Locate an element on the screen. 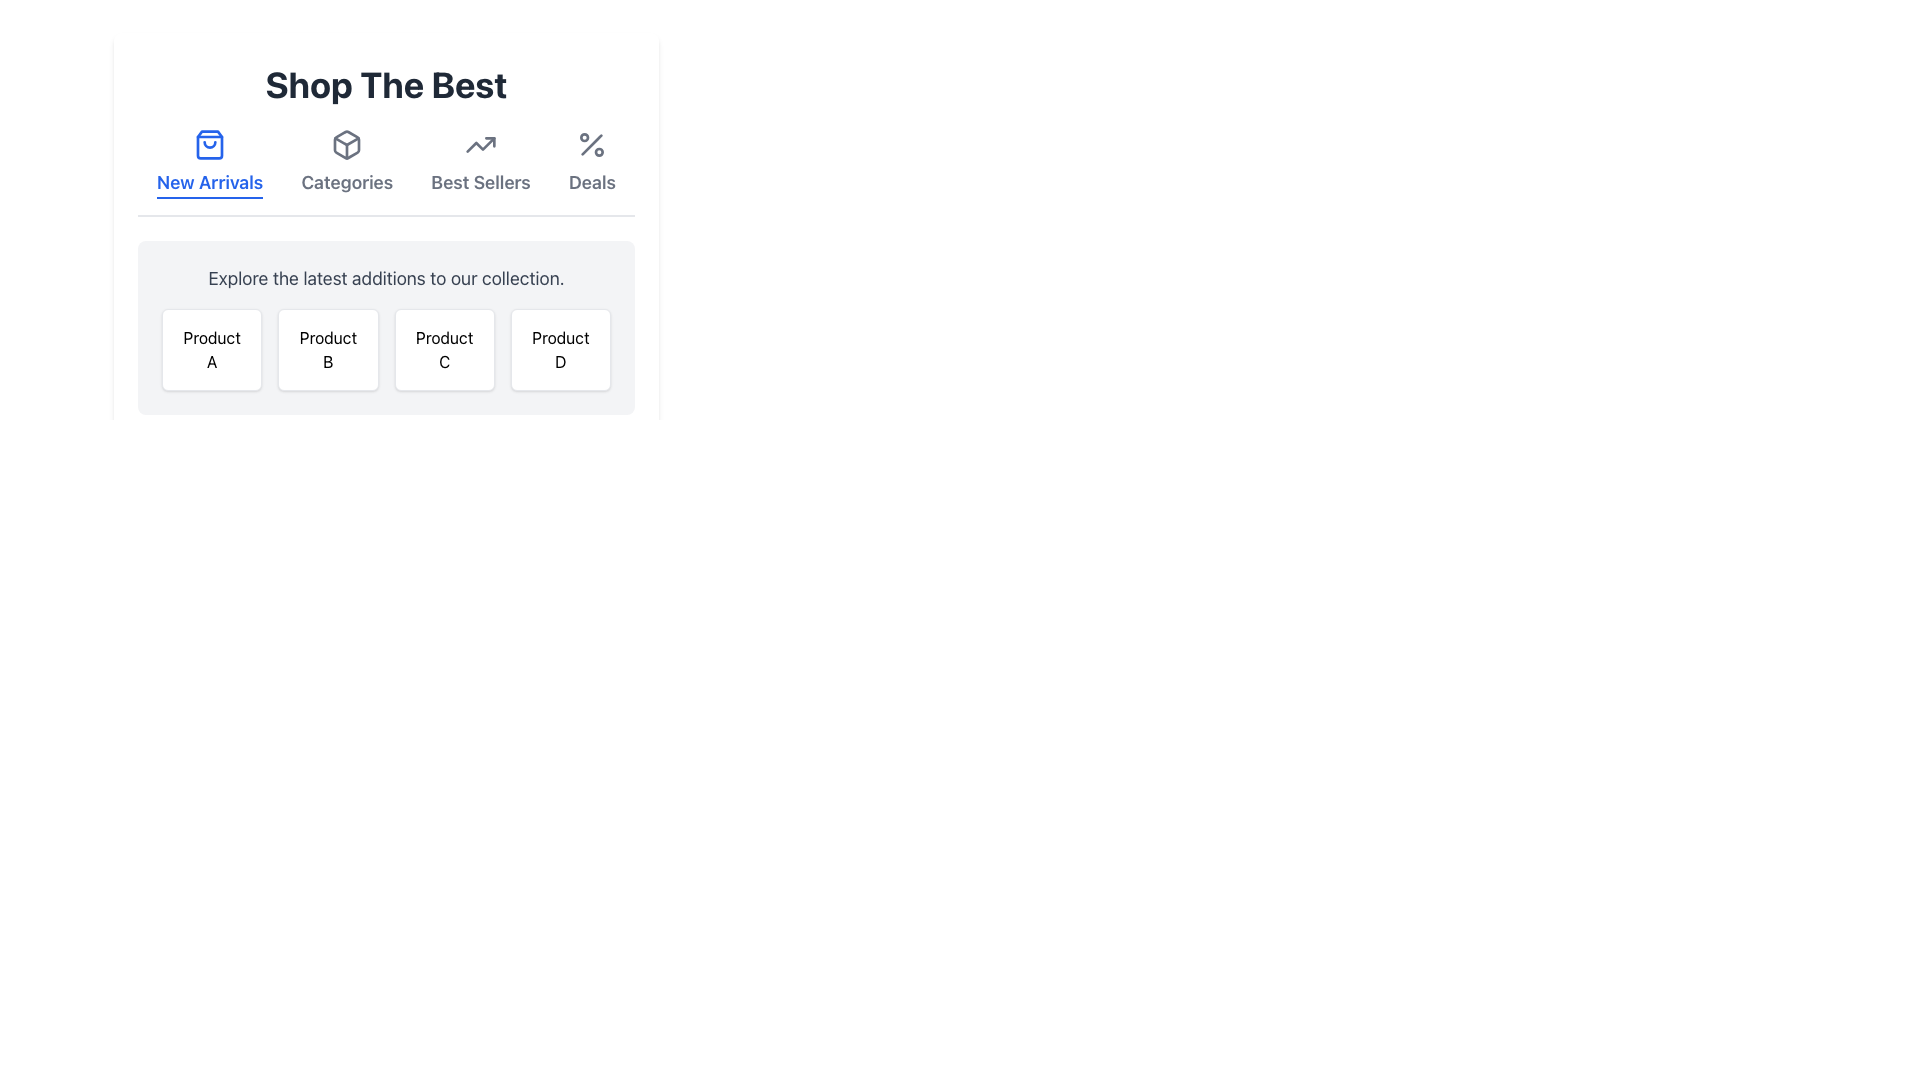 The height and width of the screenshot is (1080, 1920). the second option in the central horizontal navigation menu labeled 'Categories' is located at coordinates (346, 163).